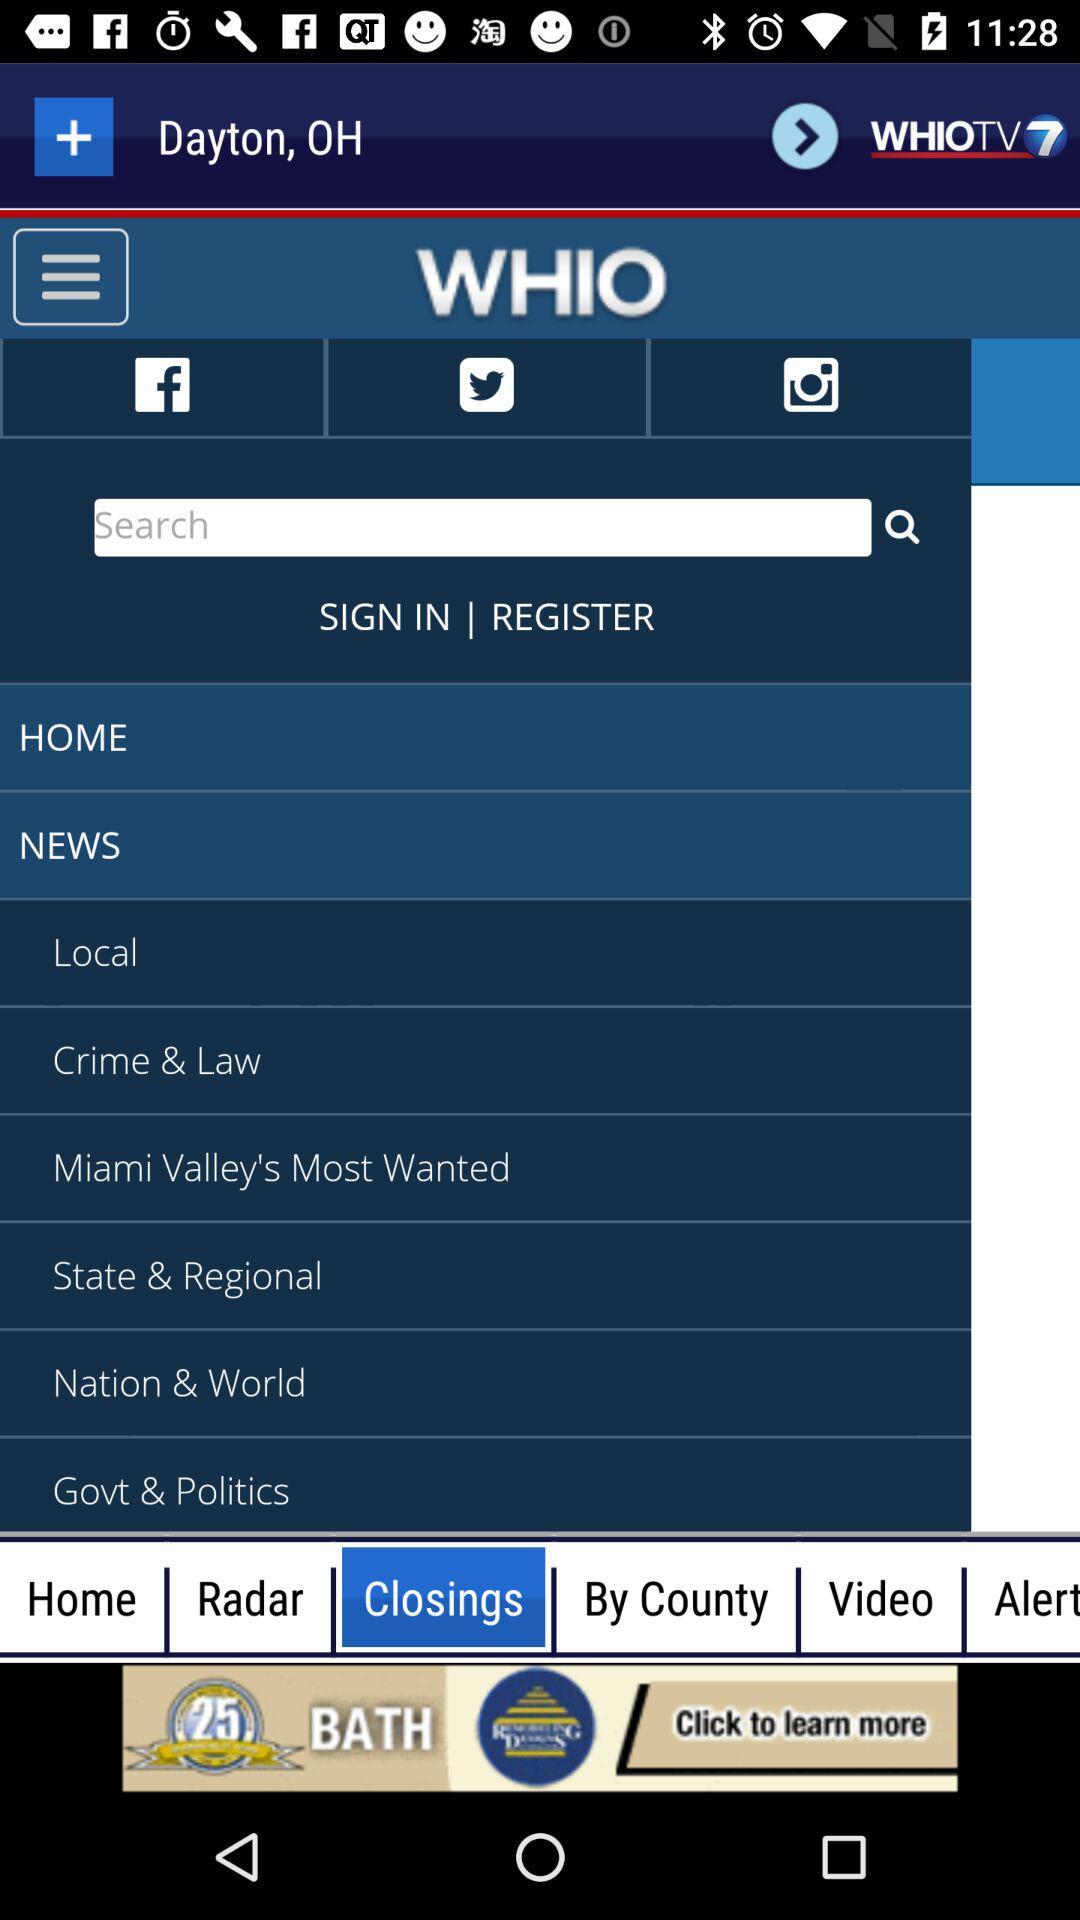  I want to click on the menu icon, so click(66, 276).